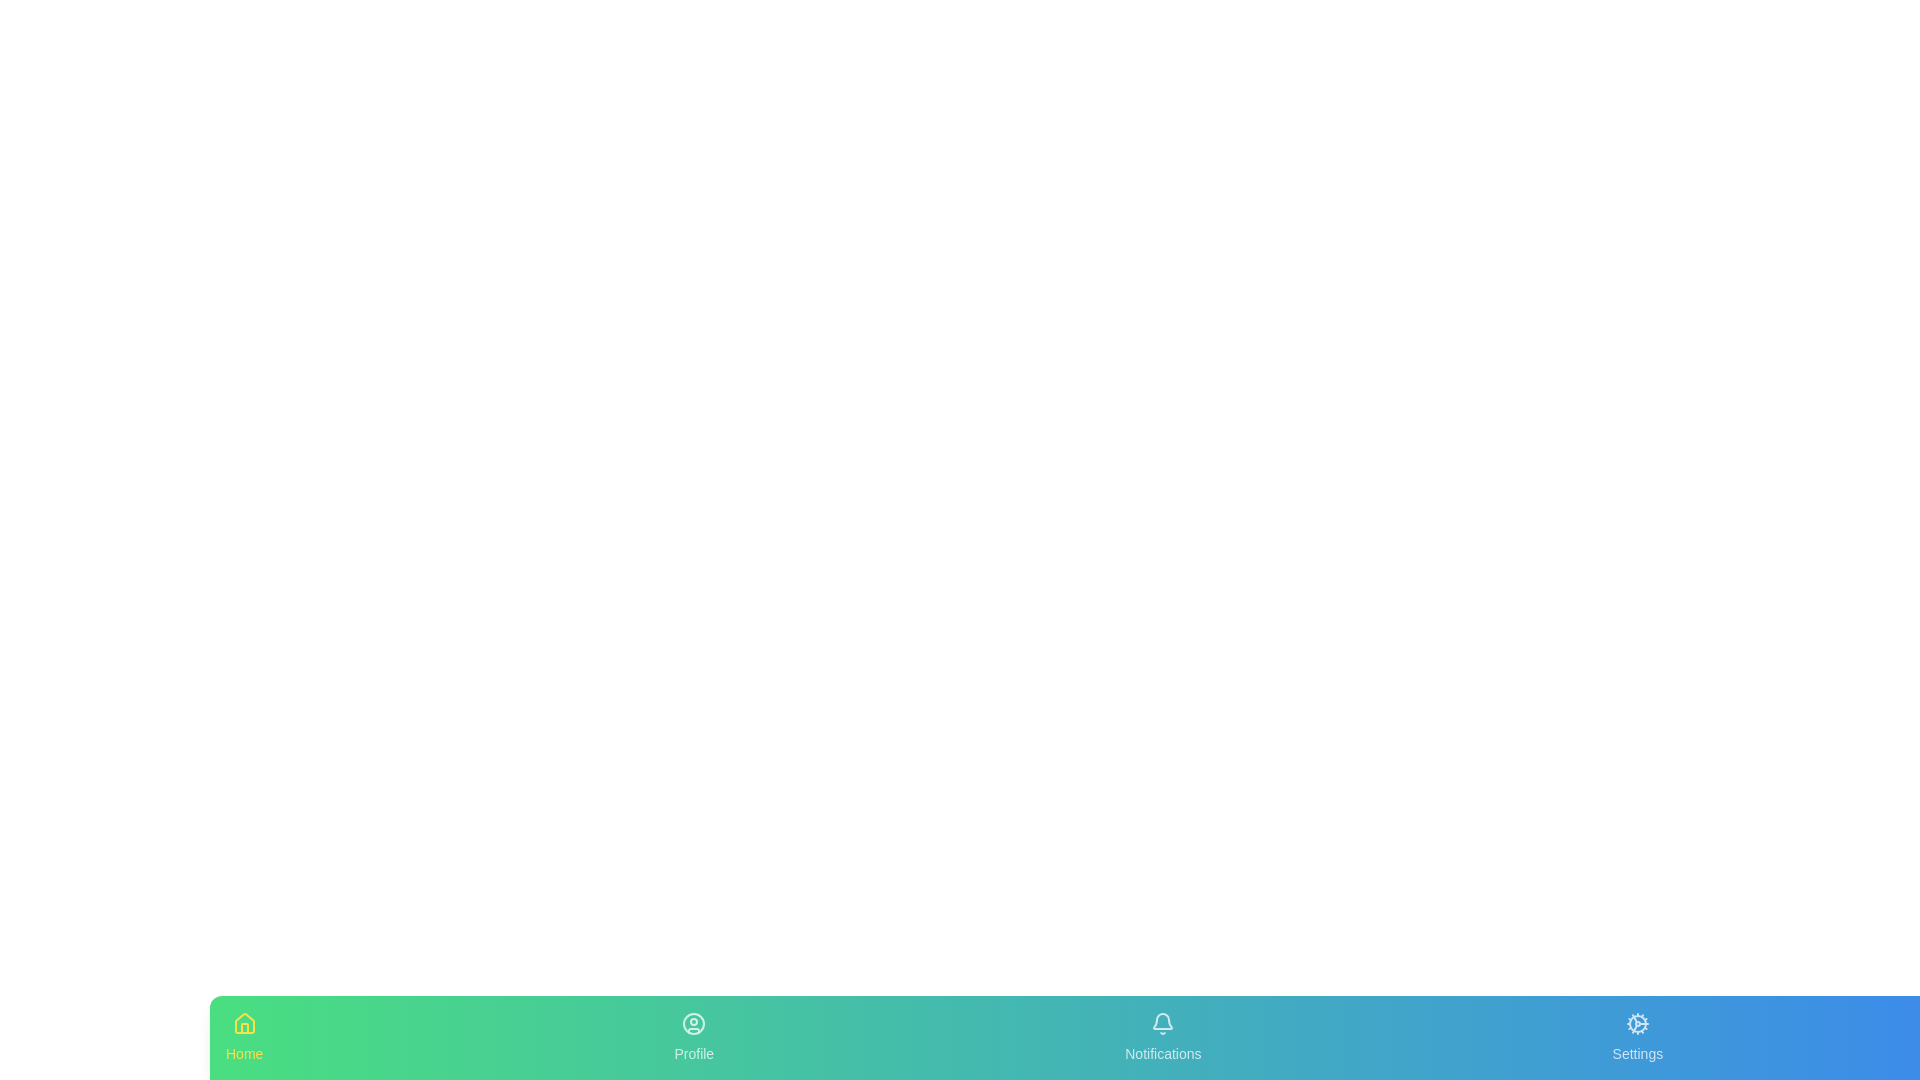 Image resolution: width=1920 pixels, height=1080 pixels. What do you see at coordinates (694, 1036) in the screenshot?
I see `the tab labeled Profile in the bottom navigation` at bounding box center [694, 1036].